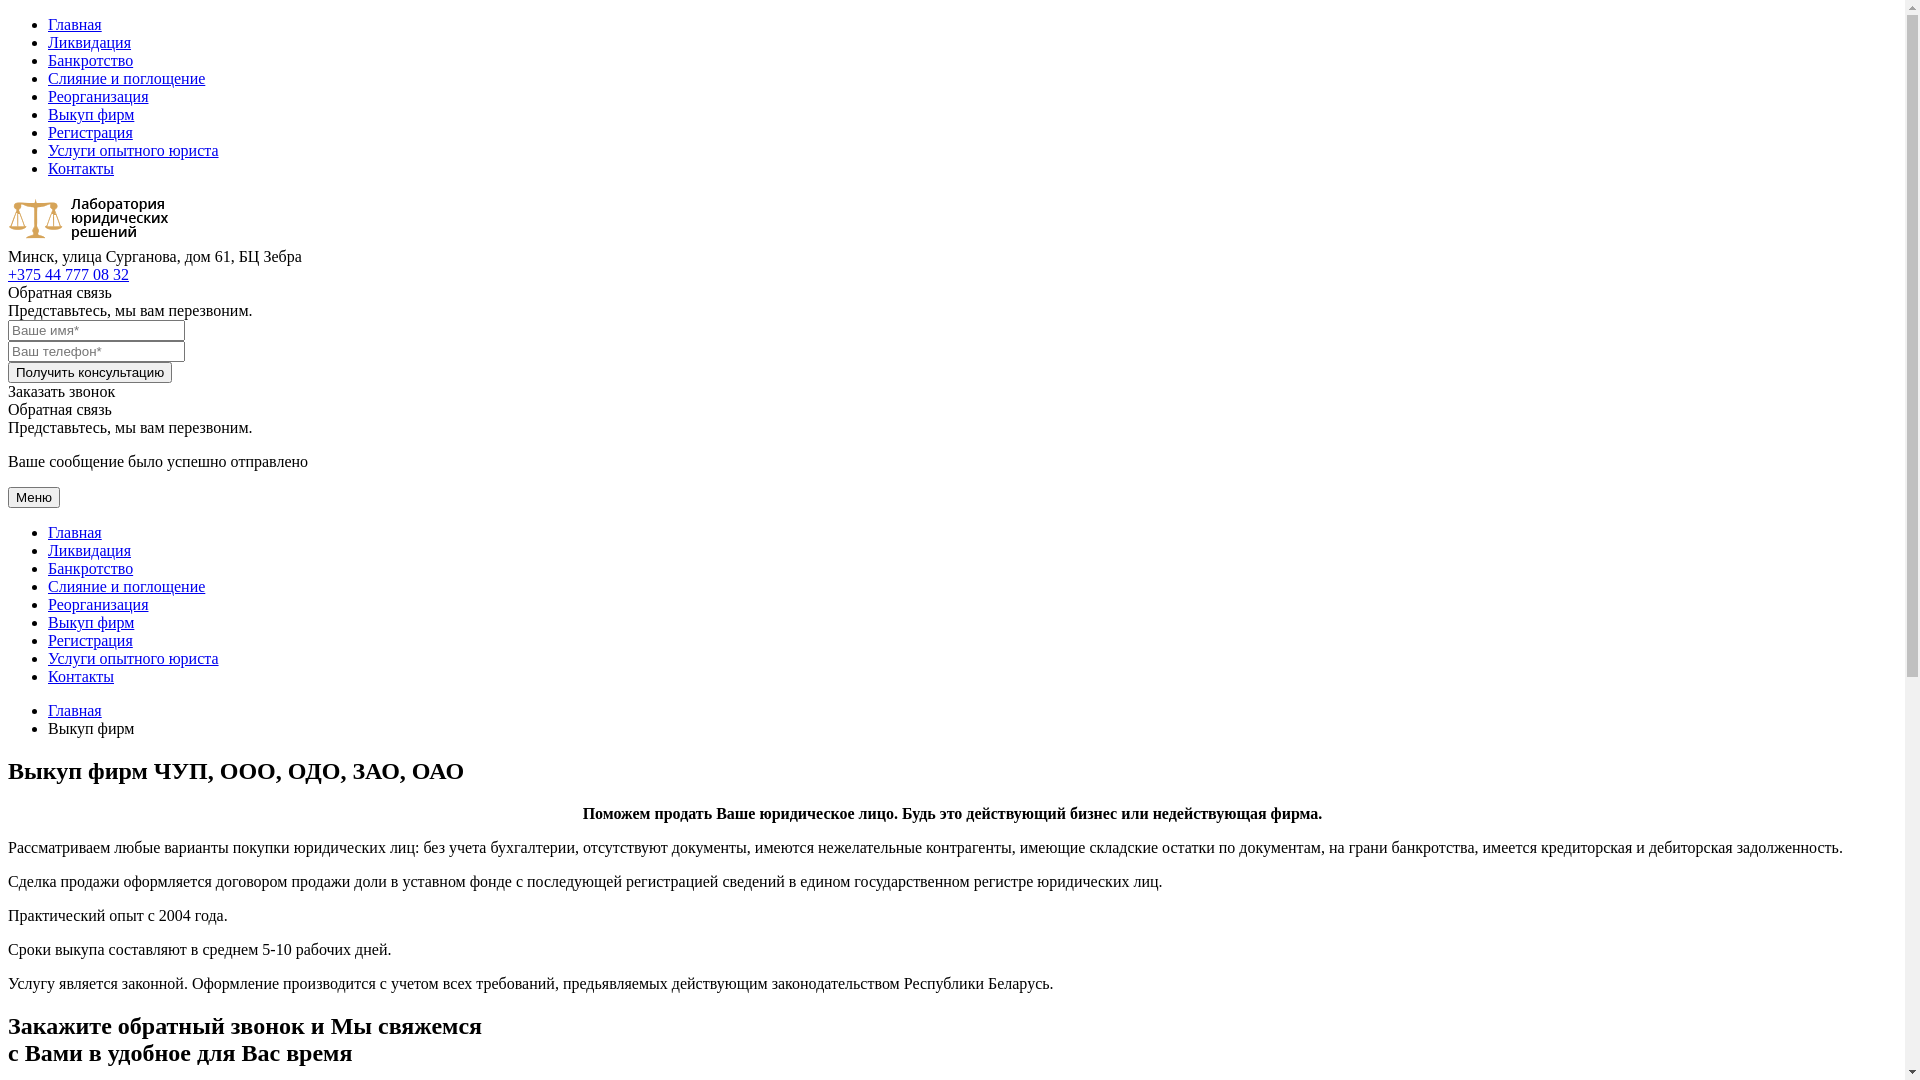 This screenshot has height=1080, width=1920. What do you see at coordinates (68, 274) in the screenshot?
I see `'+375 44 777 08 32'` at bounding box center [68, 274].